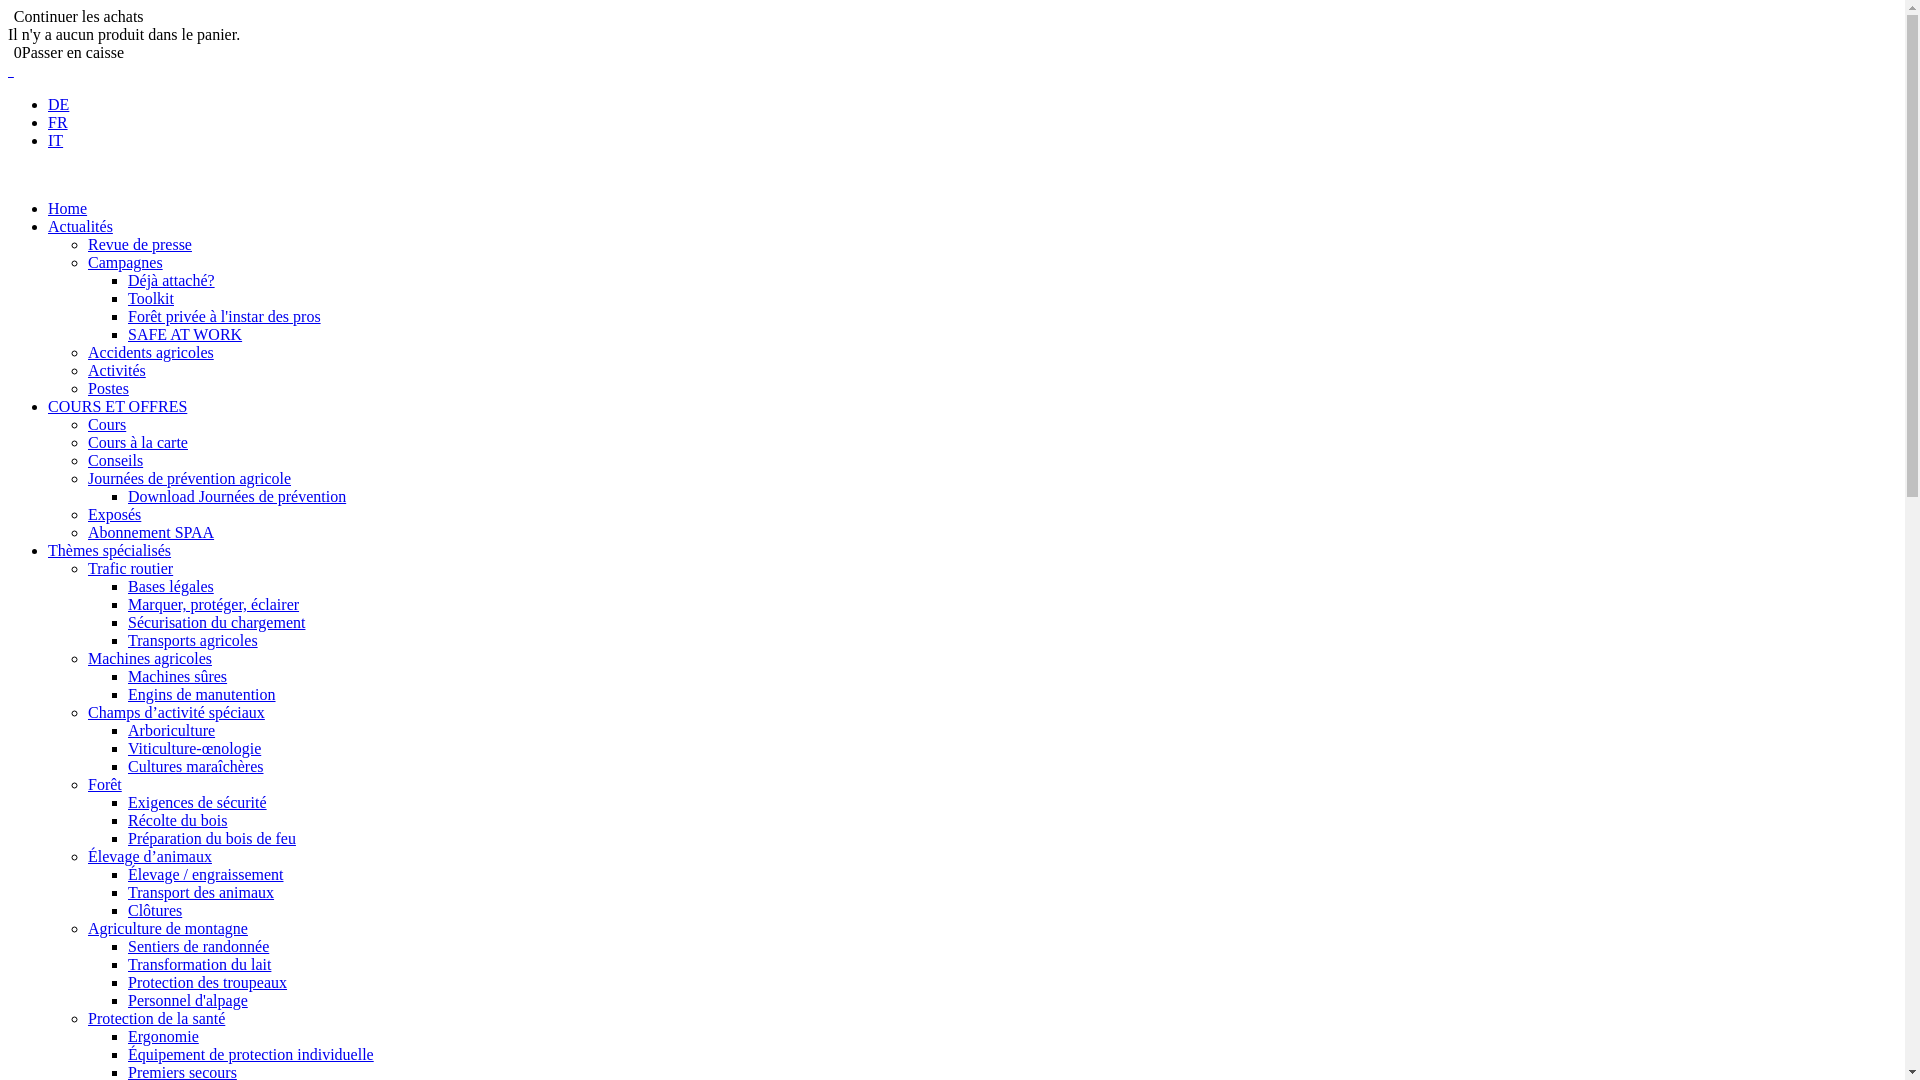 This screenshot has height=1080, width=1920. I want to click on 'IT', so click(55, 139).